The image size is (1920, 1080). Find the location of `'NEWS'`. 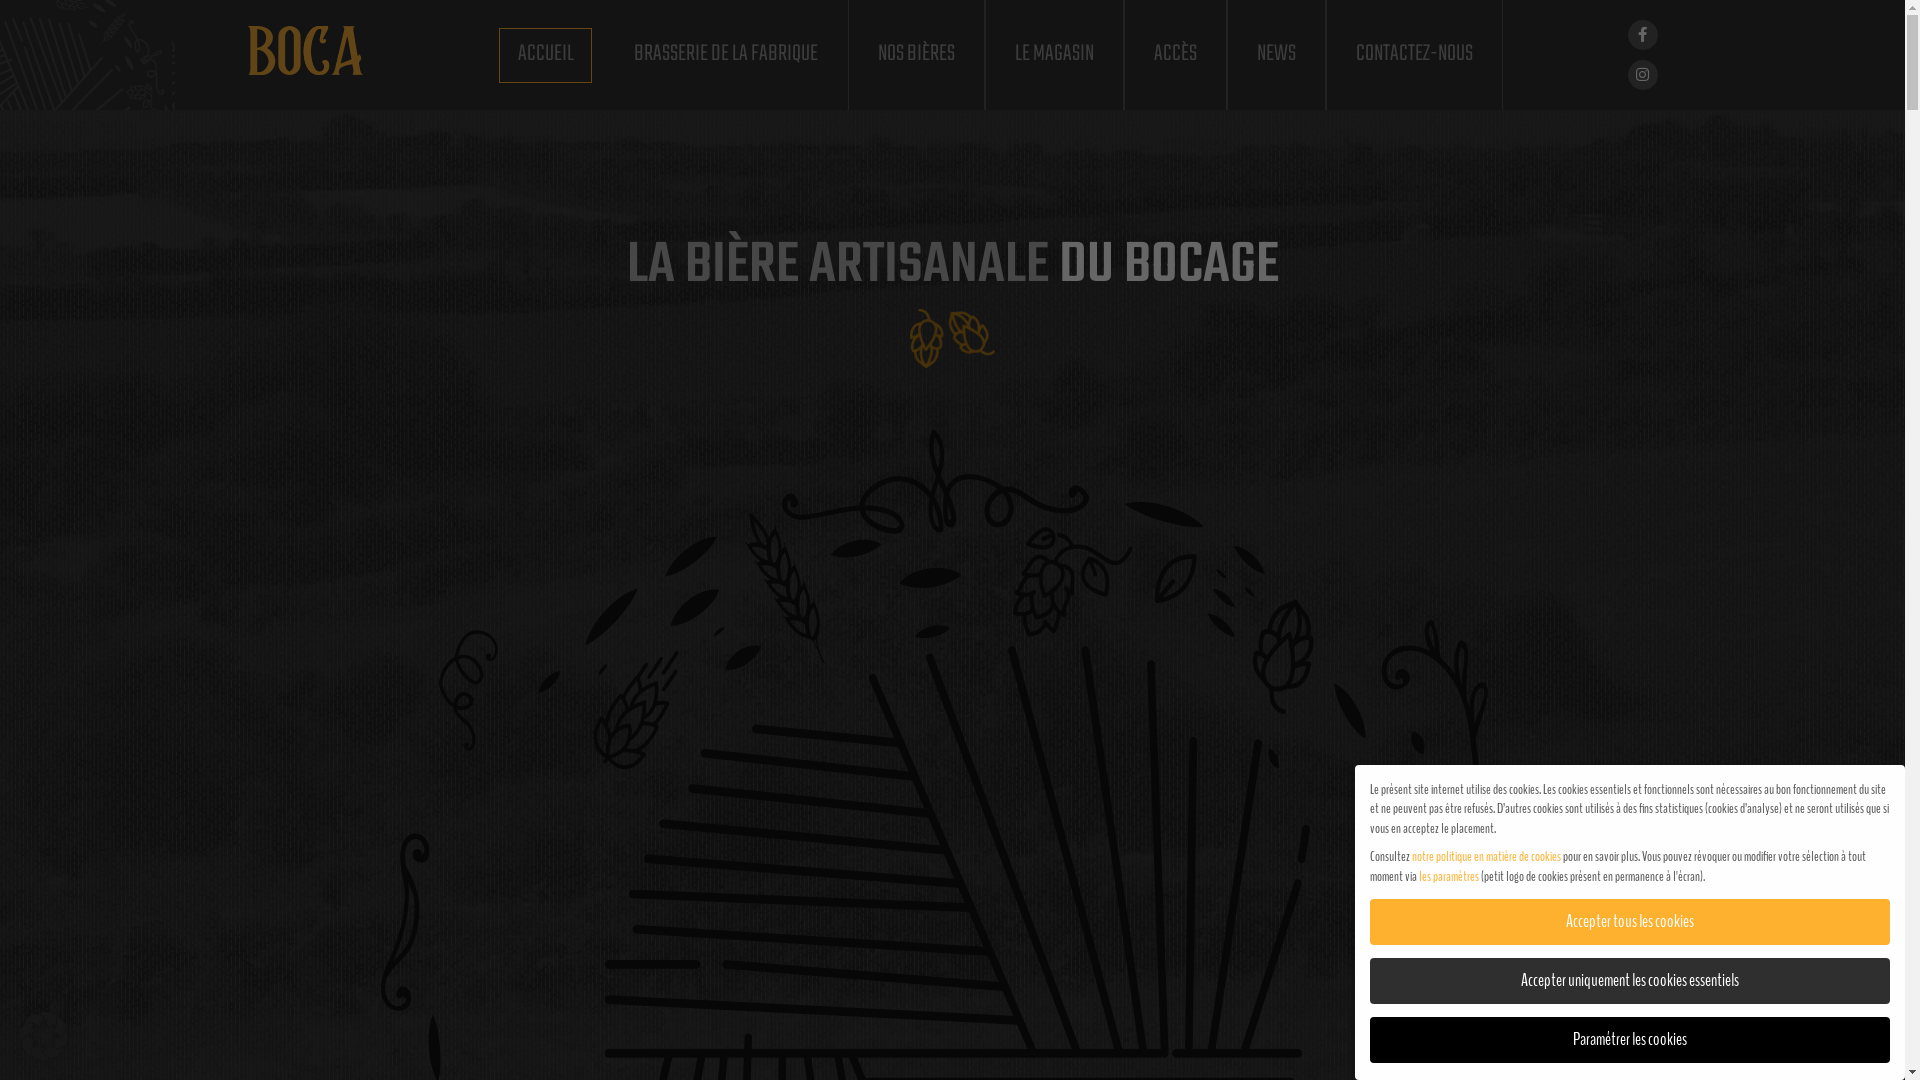

'NEWS' is located at coordinates (1274, 53).